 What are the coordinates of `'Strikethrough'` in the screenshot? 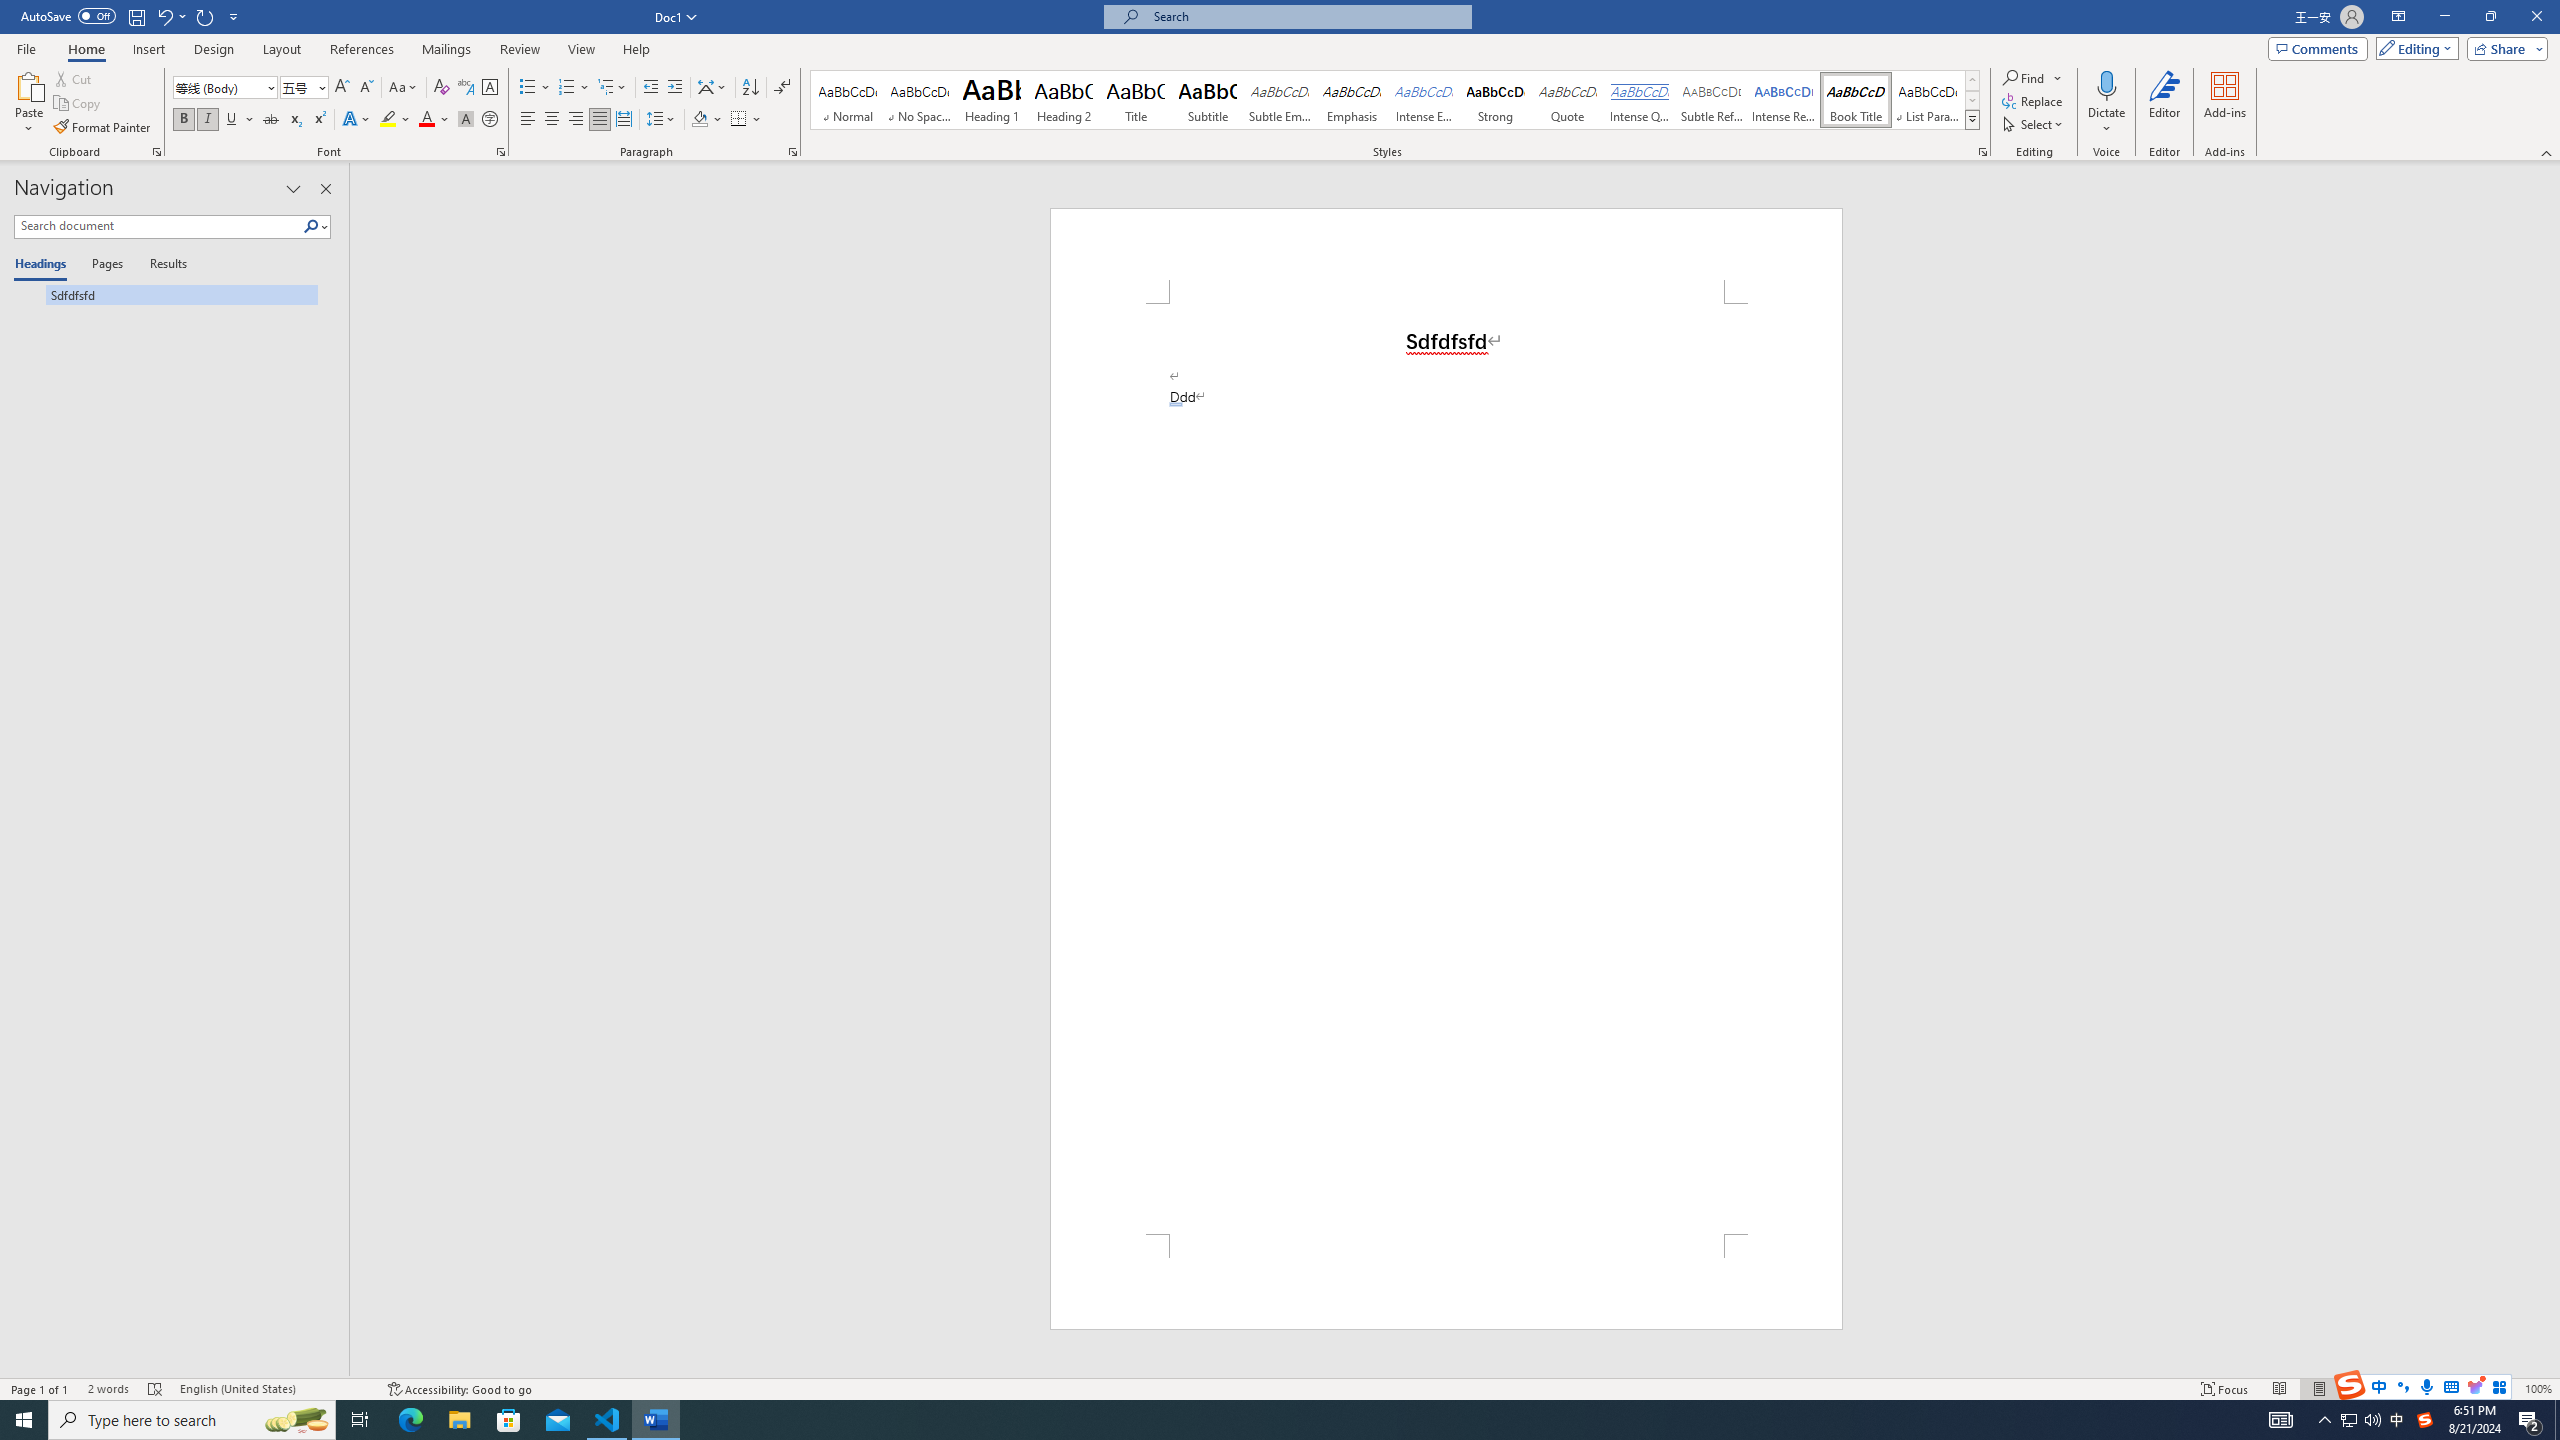 It's located at (270, 118).